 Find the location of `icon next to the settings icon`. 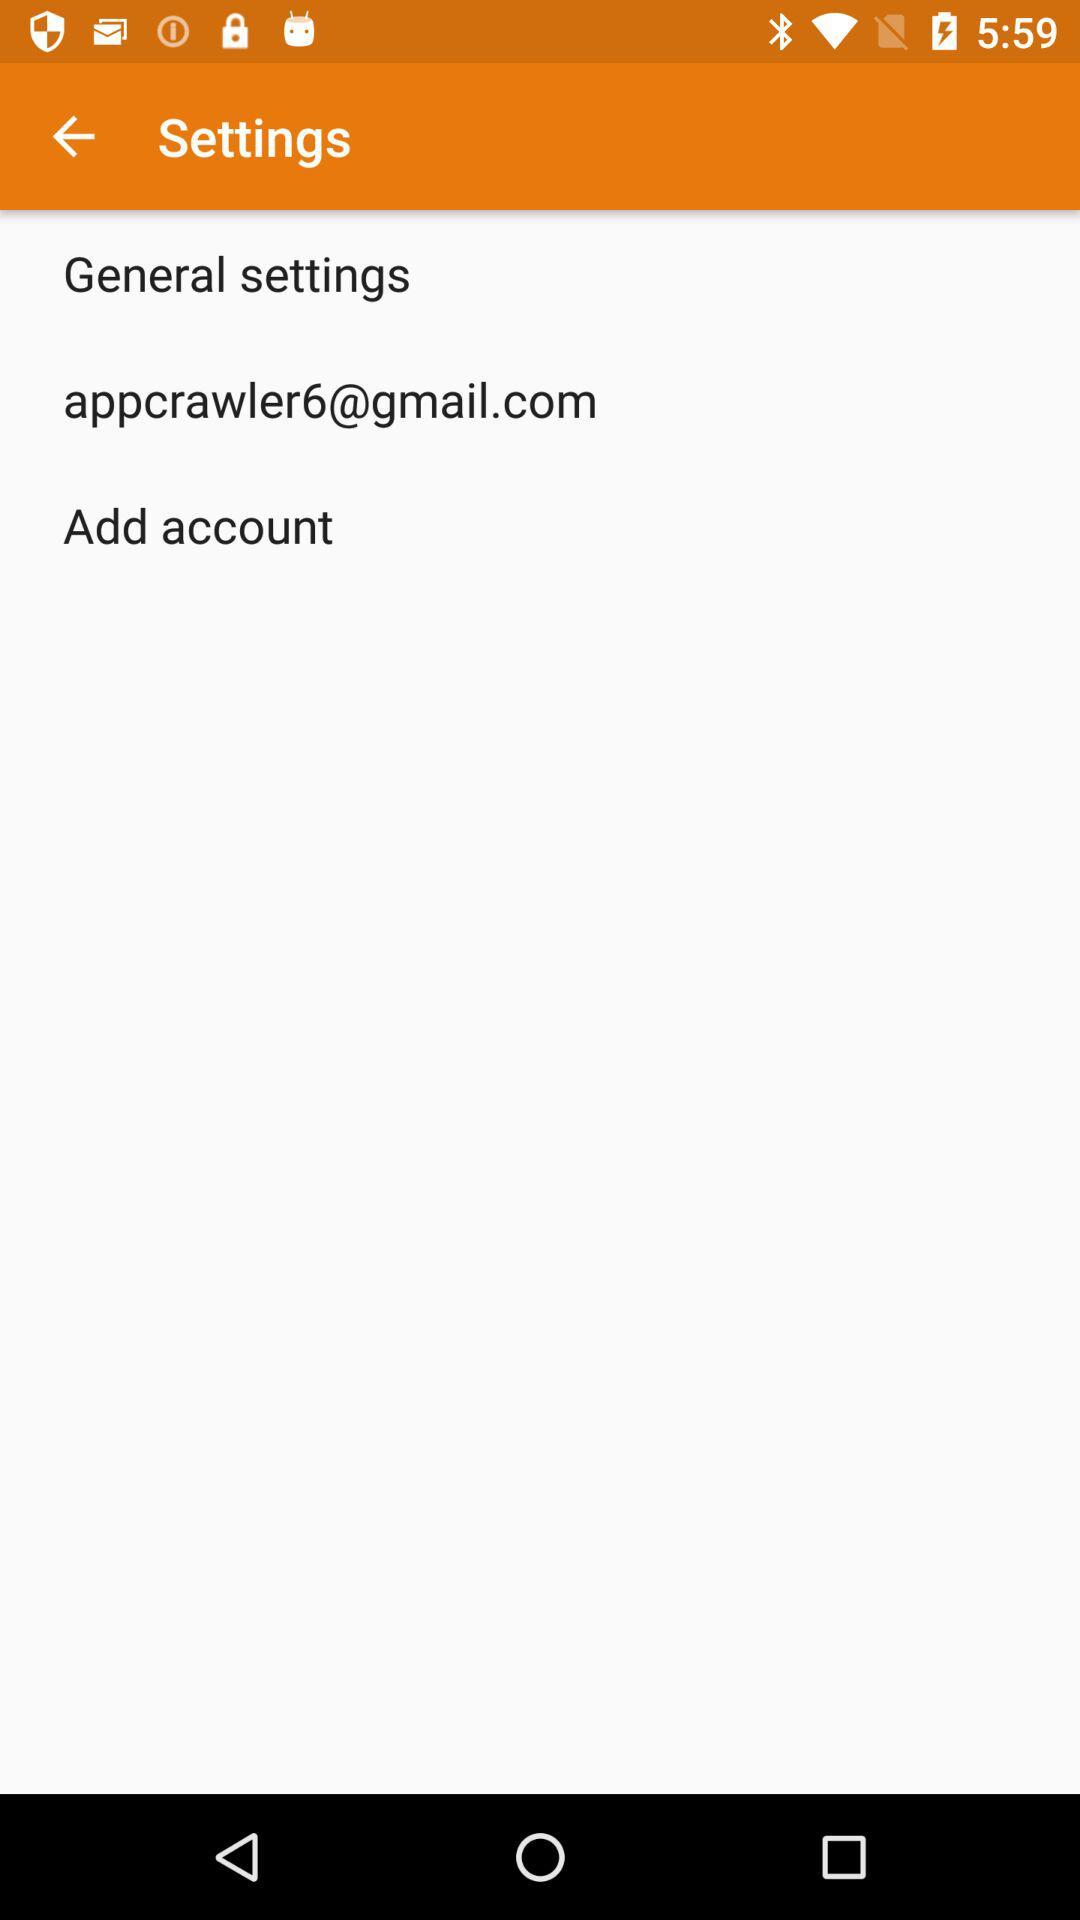

icon next to the settings icon is located at coordinates (72, 135).